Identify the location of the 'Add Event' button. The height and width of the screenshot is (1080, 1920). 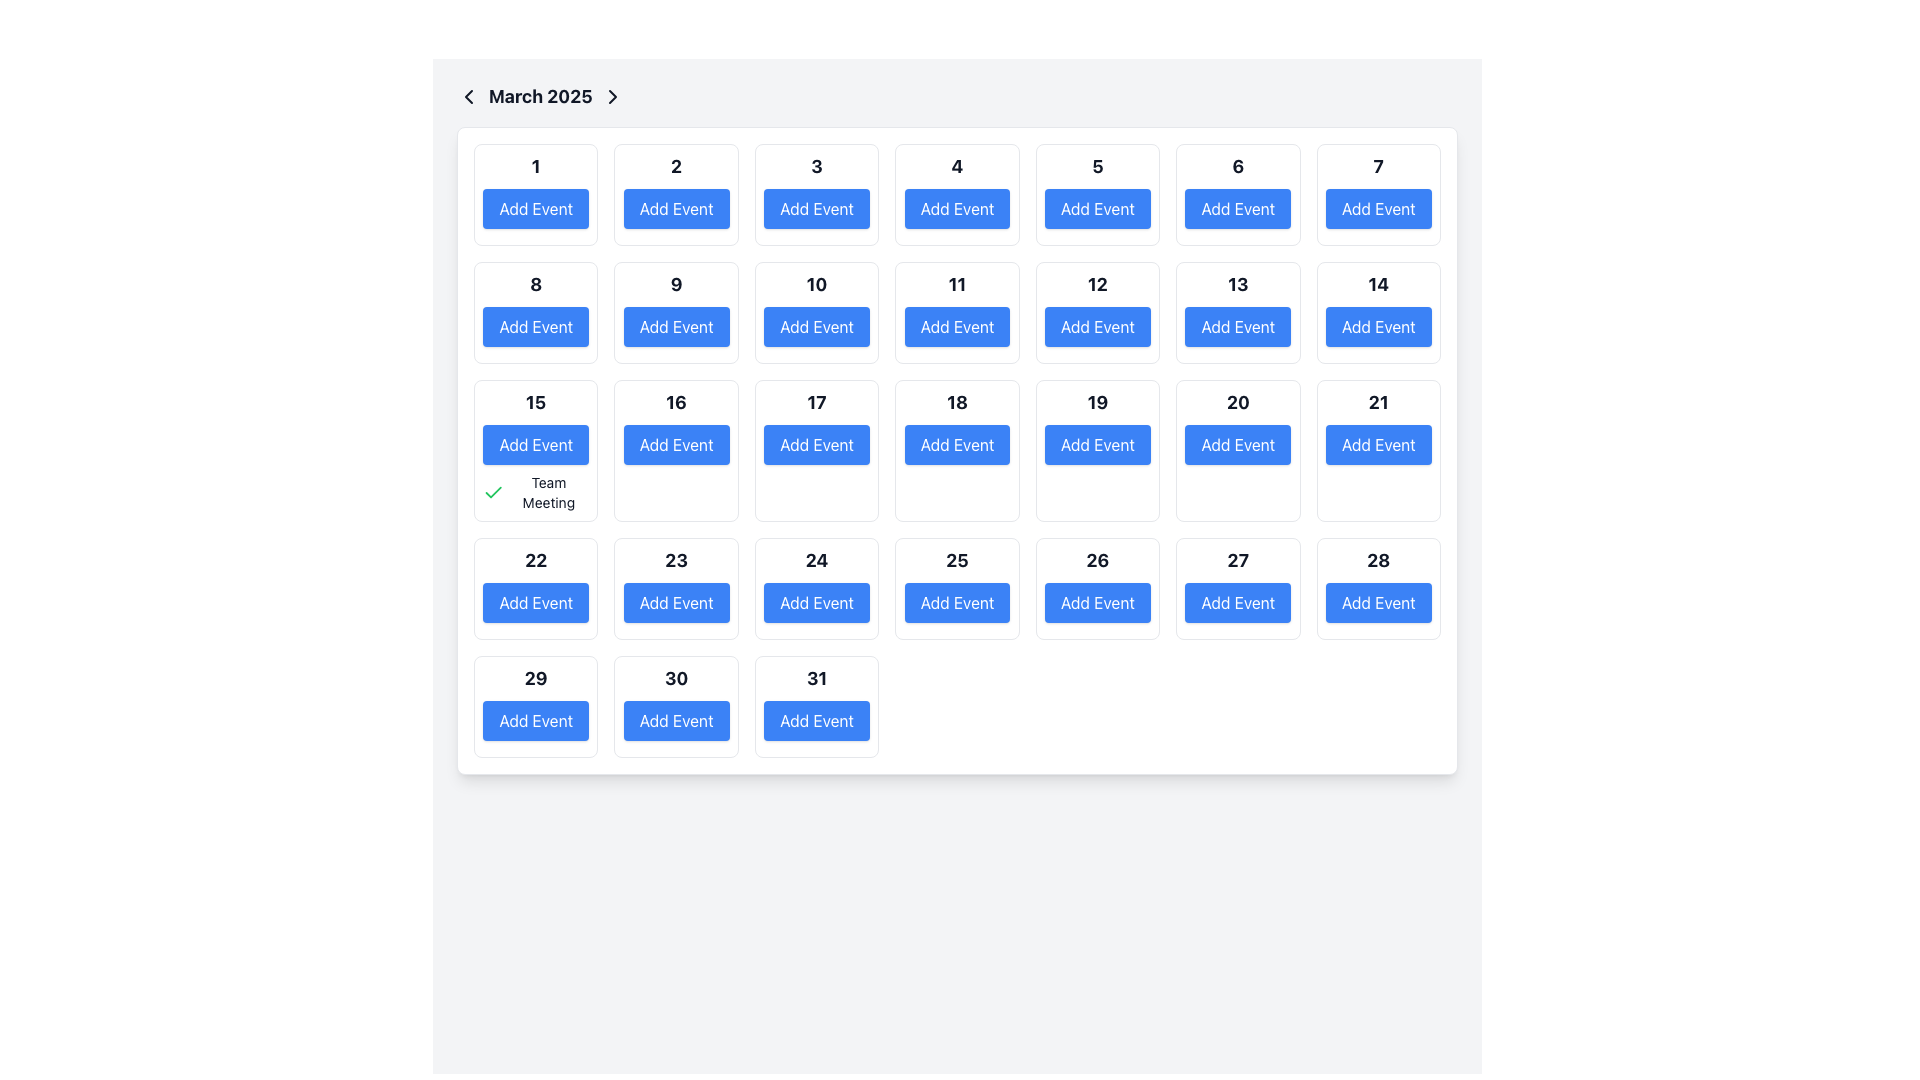
(1096, 195).